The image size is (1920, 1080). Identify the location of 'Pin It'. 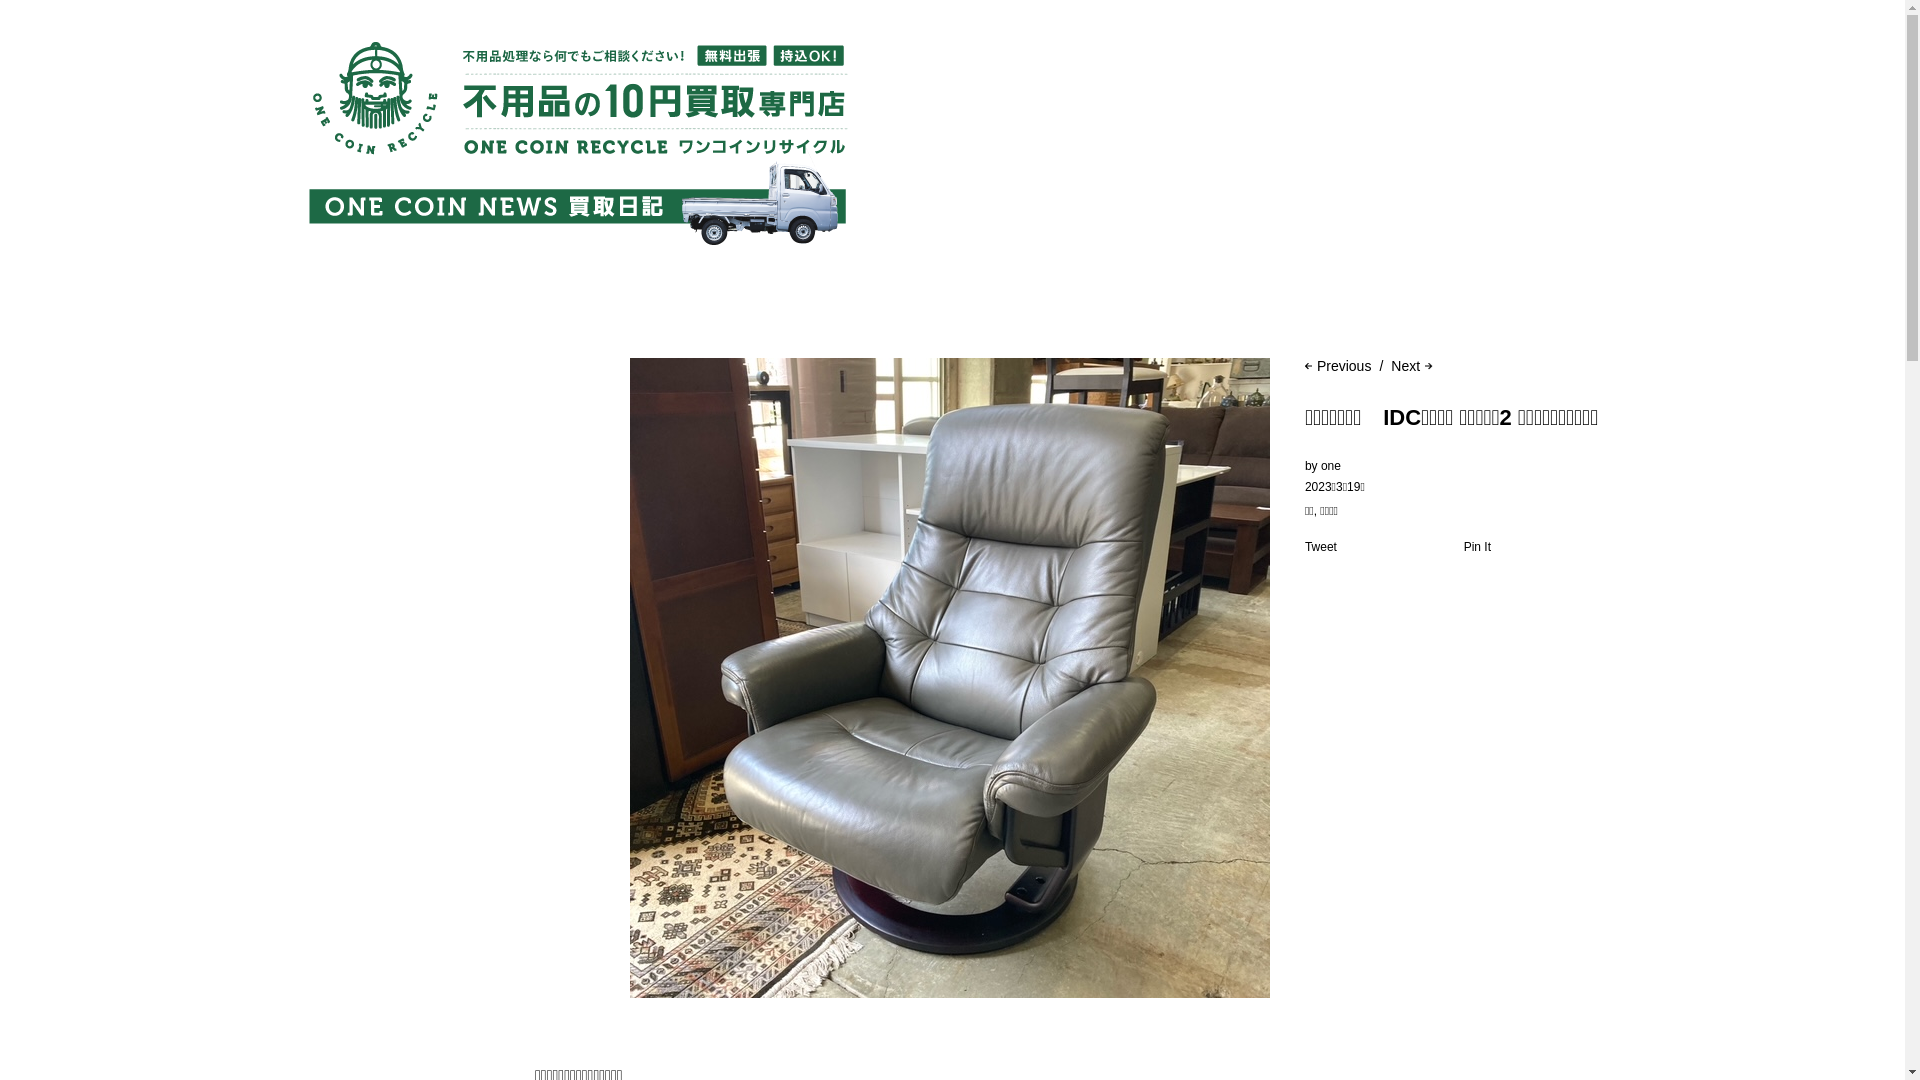
(1477, 547).